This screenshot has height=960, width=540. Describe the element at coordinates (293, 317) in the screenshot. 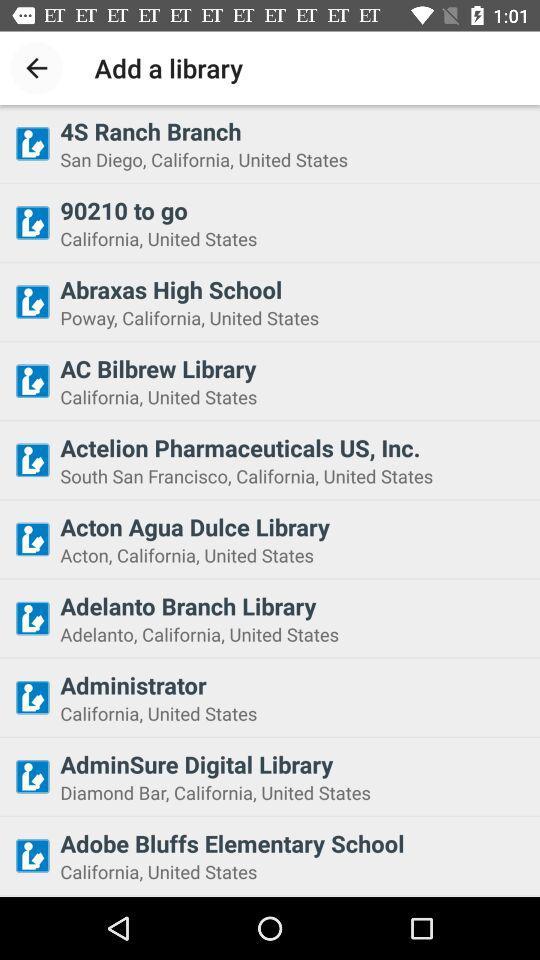

I see `the poway california united` at that location.